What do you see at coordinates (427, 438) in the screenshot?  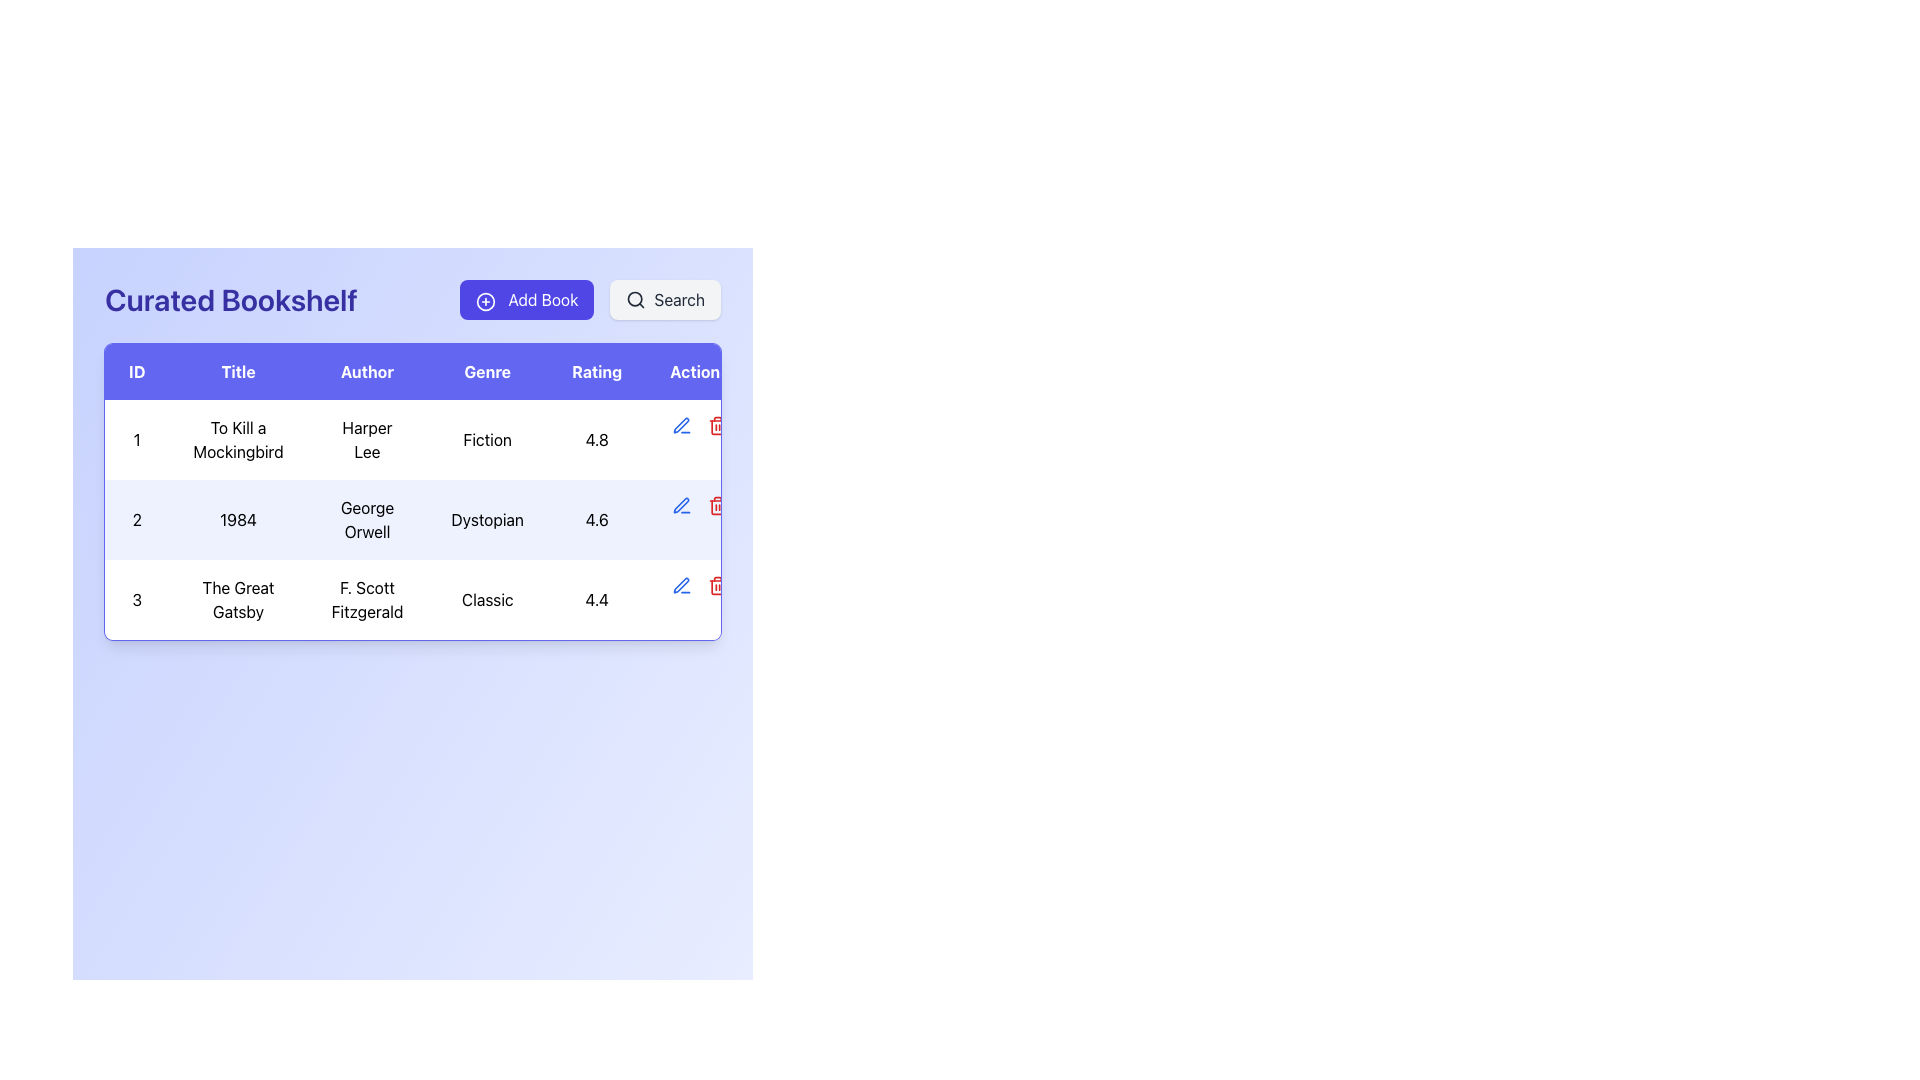 I see `the first row in the book table representing 'To Kill a Mockingbird' for more details` at bounding box center [427, 438].